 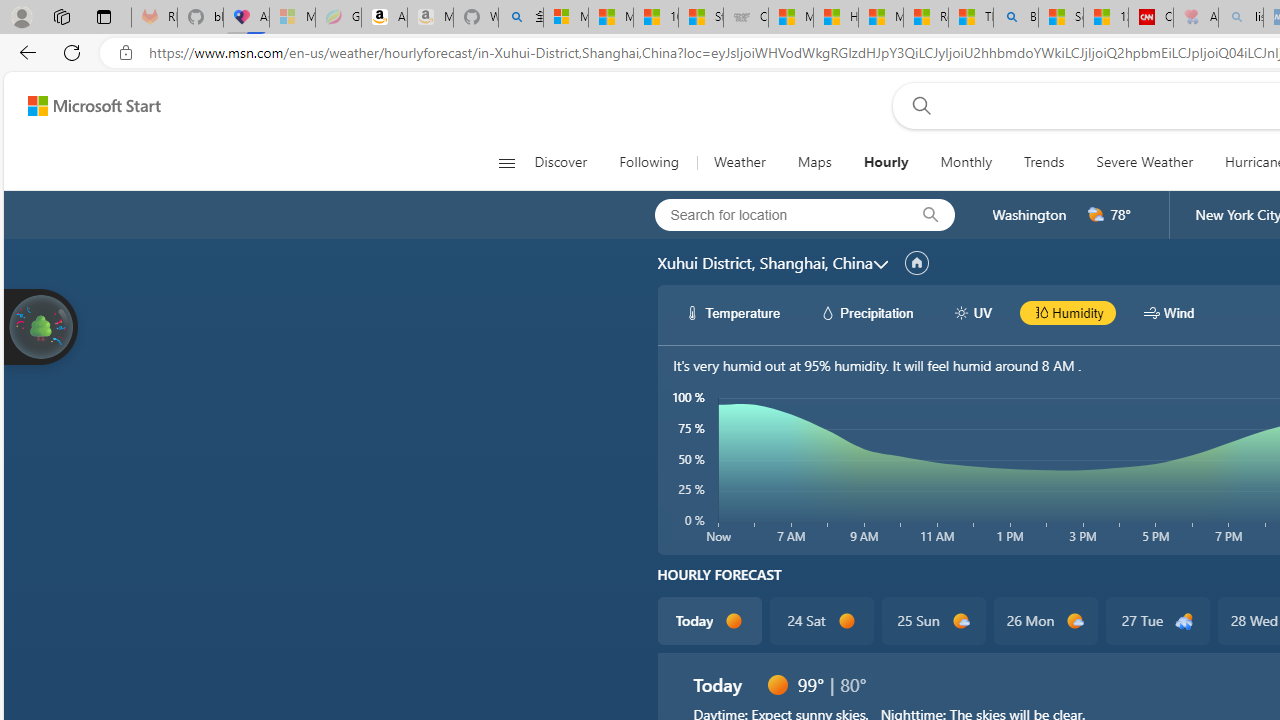 What do you see at coordinates (835, 17) in the screenshot?
I see `'How I Got Rid of Microsoft Edge'` at bounding box center [835, 17].